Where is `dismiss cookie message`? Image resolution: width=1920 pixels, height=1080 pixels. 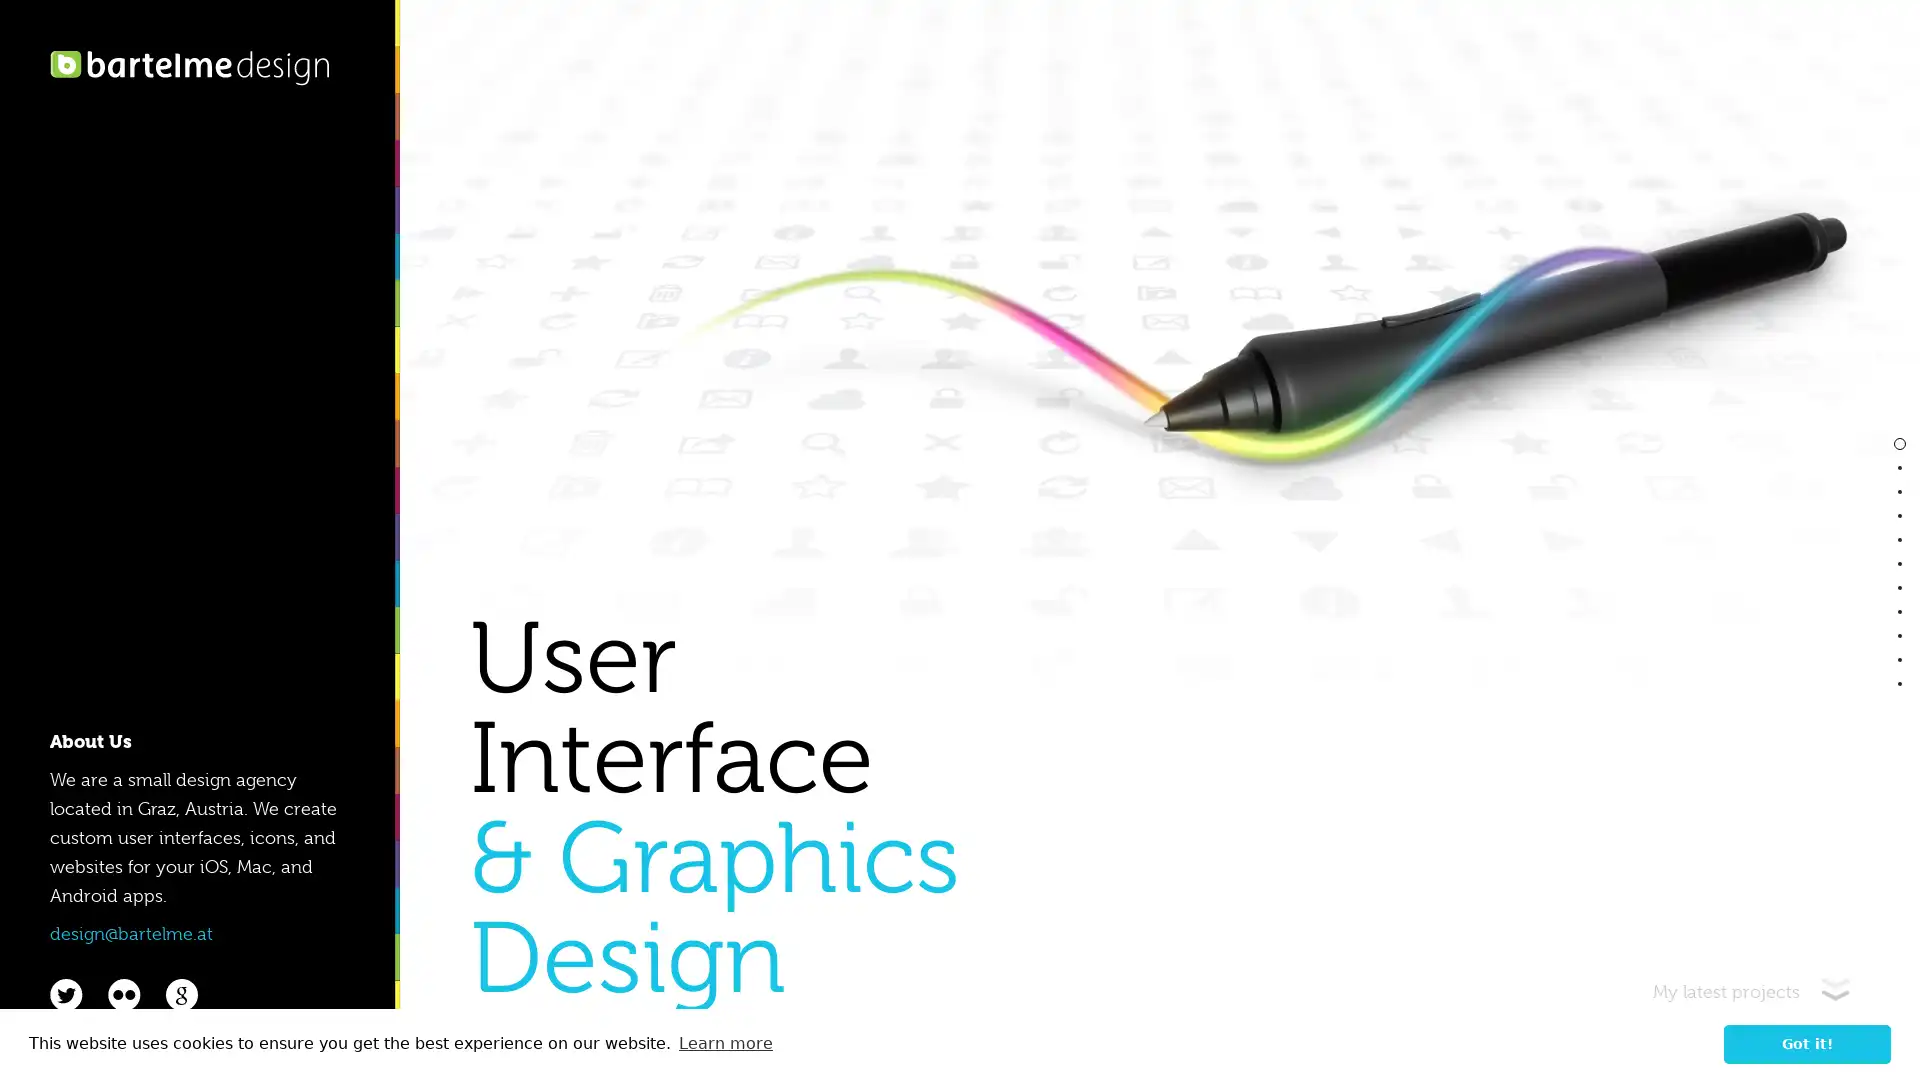
dismiss cookie message is located at coordinates (1807, 1043).